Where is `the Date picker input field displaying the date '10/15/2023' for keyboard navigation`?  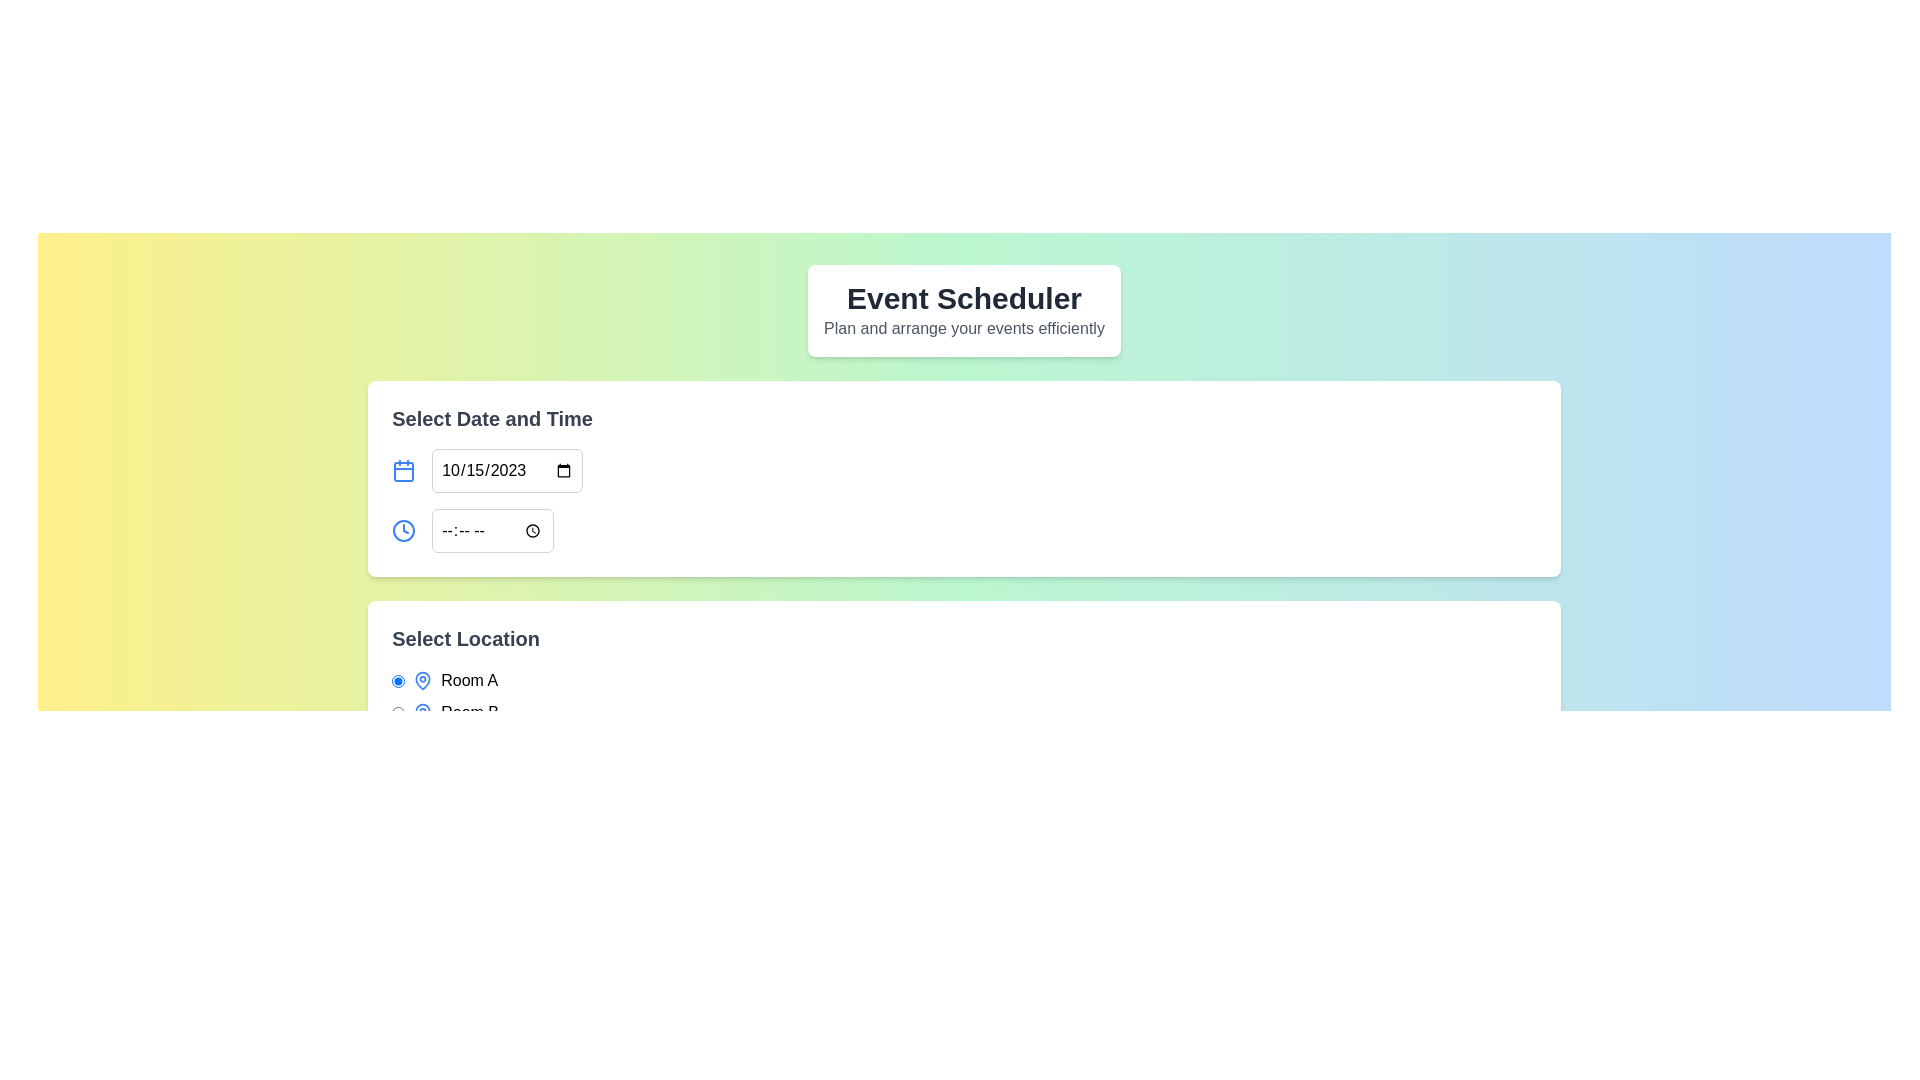 the Date picker input field displaying the date '10/15/2023' for keyboard navigation is located at coordinates (507, 470).